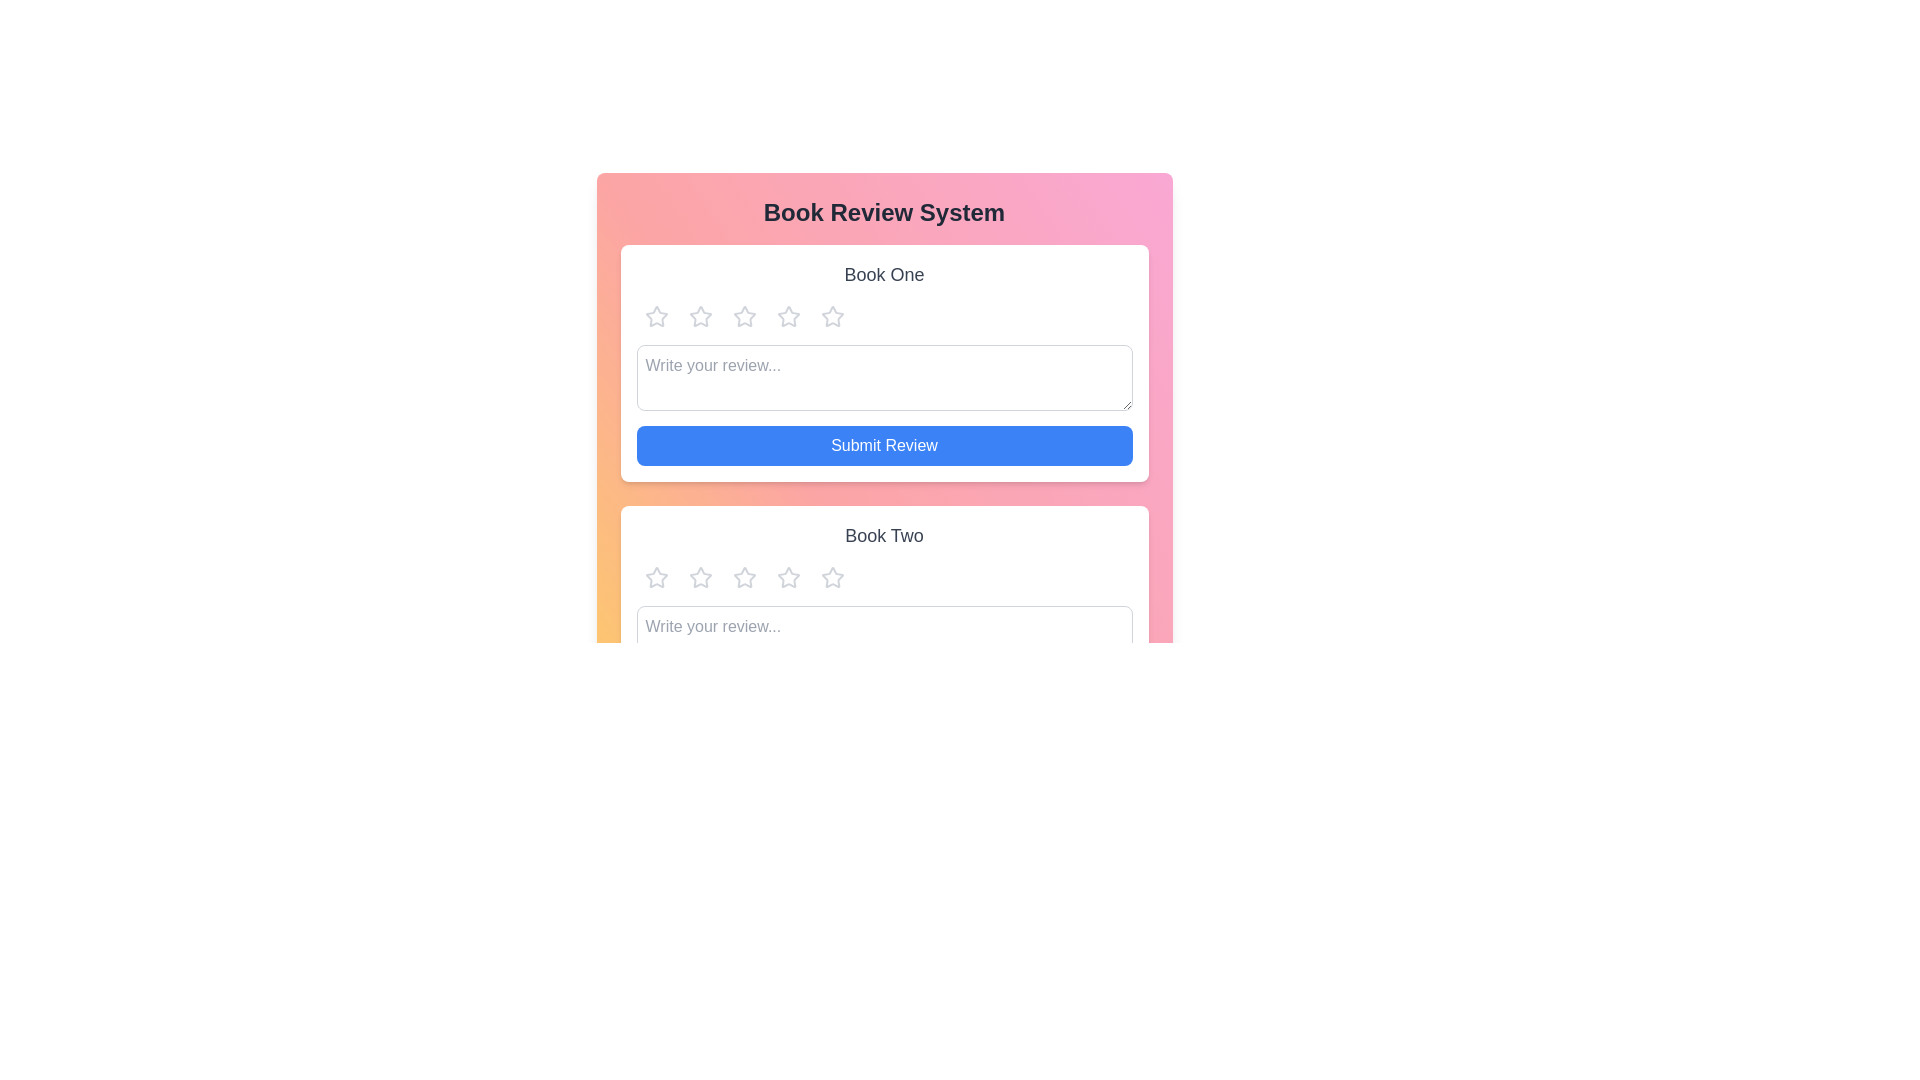 The height and width of the screenshot is (1080, 1920). Describe the element at coordinates (883, 535) in the screenshot. I see `the title of the book Book Two to read` at that location.